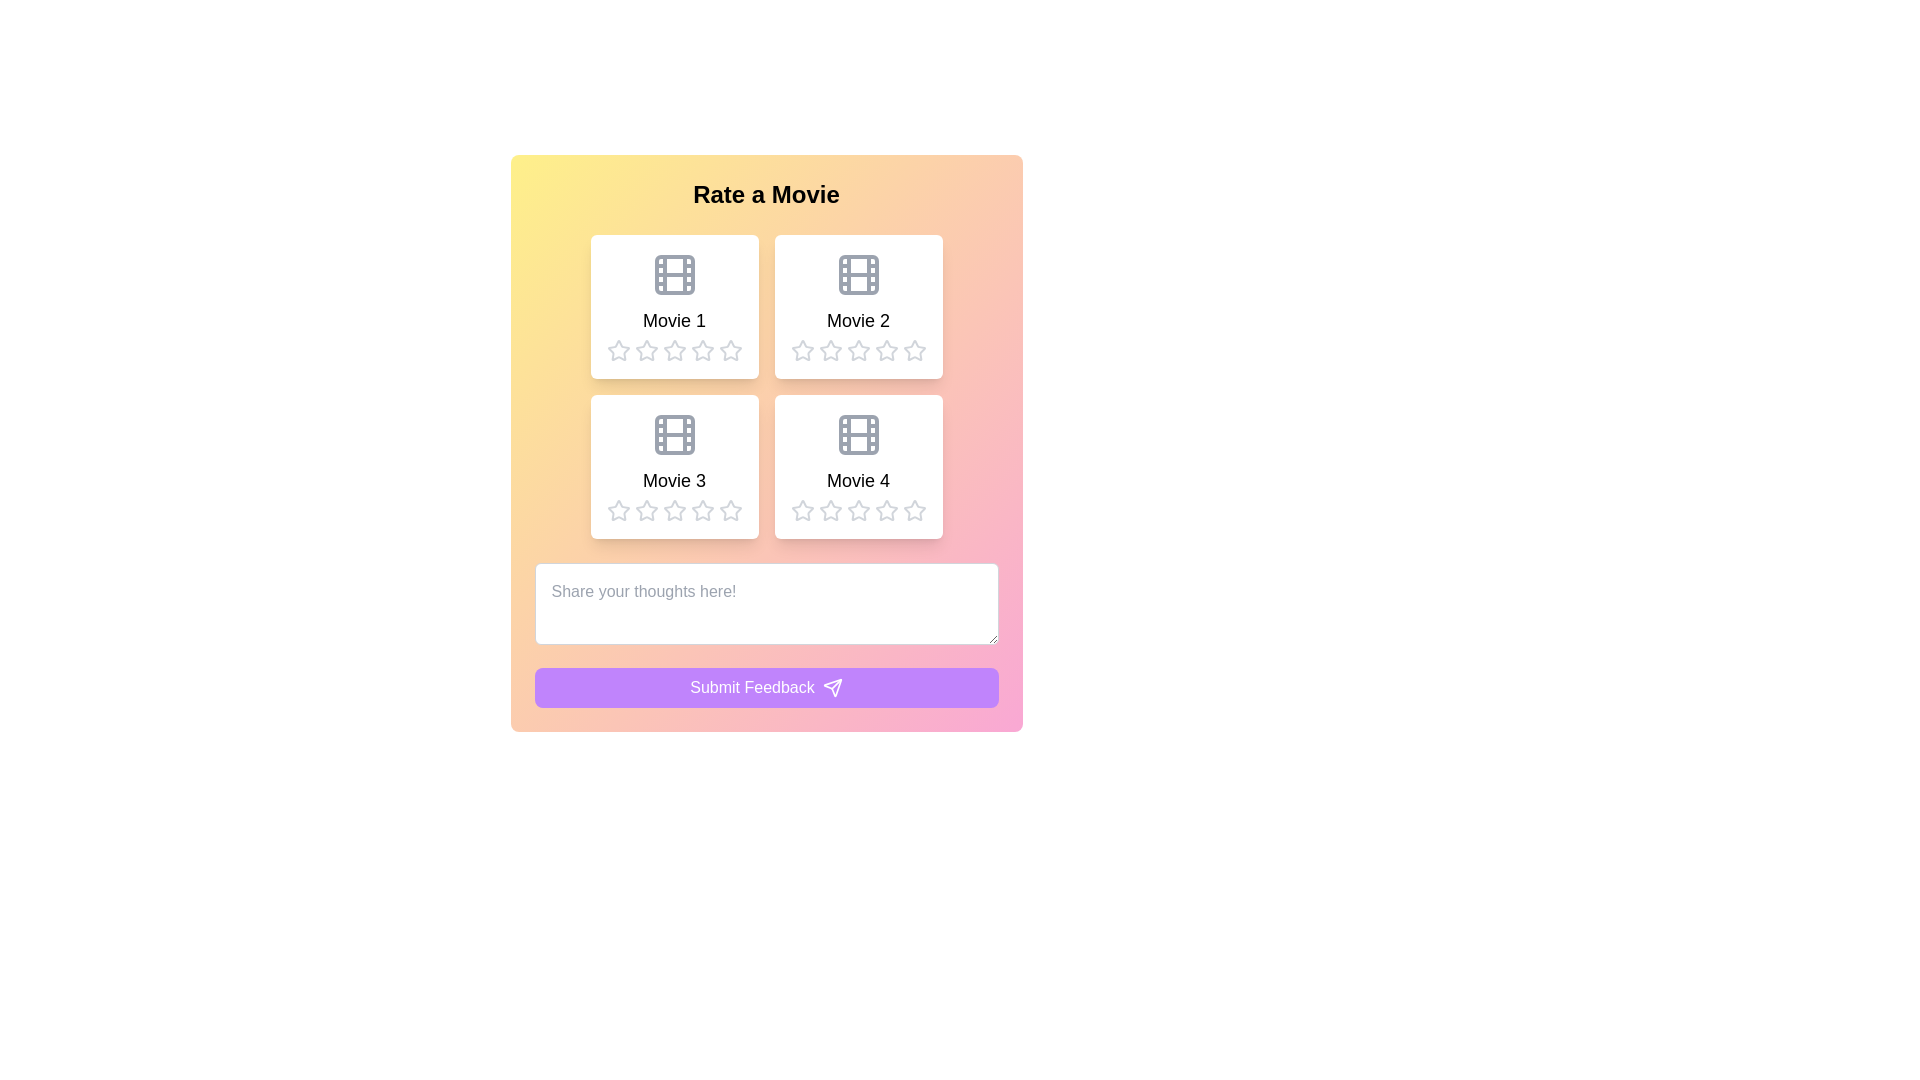 This screenshot has width=1920, height=1080. What do you see at coordinates (729, 509) in the screenshot?
I see `the third Rating Star Icon in the rating section for 'Movie 3'` at bounding box center [729, 509].